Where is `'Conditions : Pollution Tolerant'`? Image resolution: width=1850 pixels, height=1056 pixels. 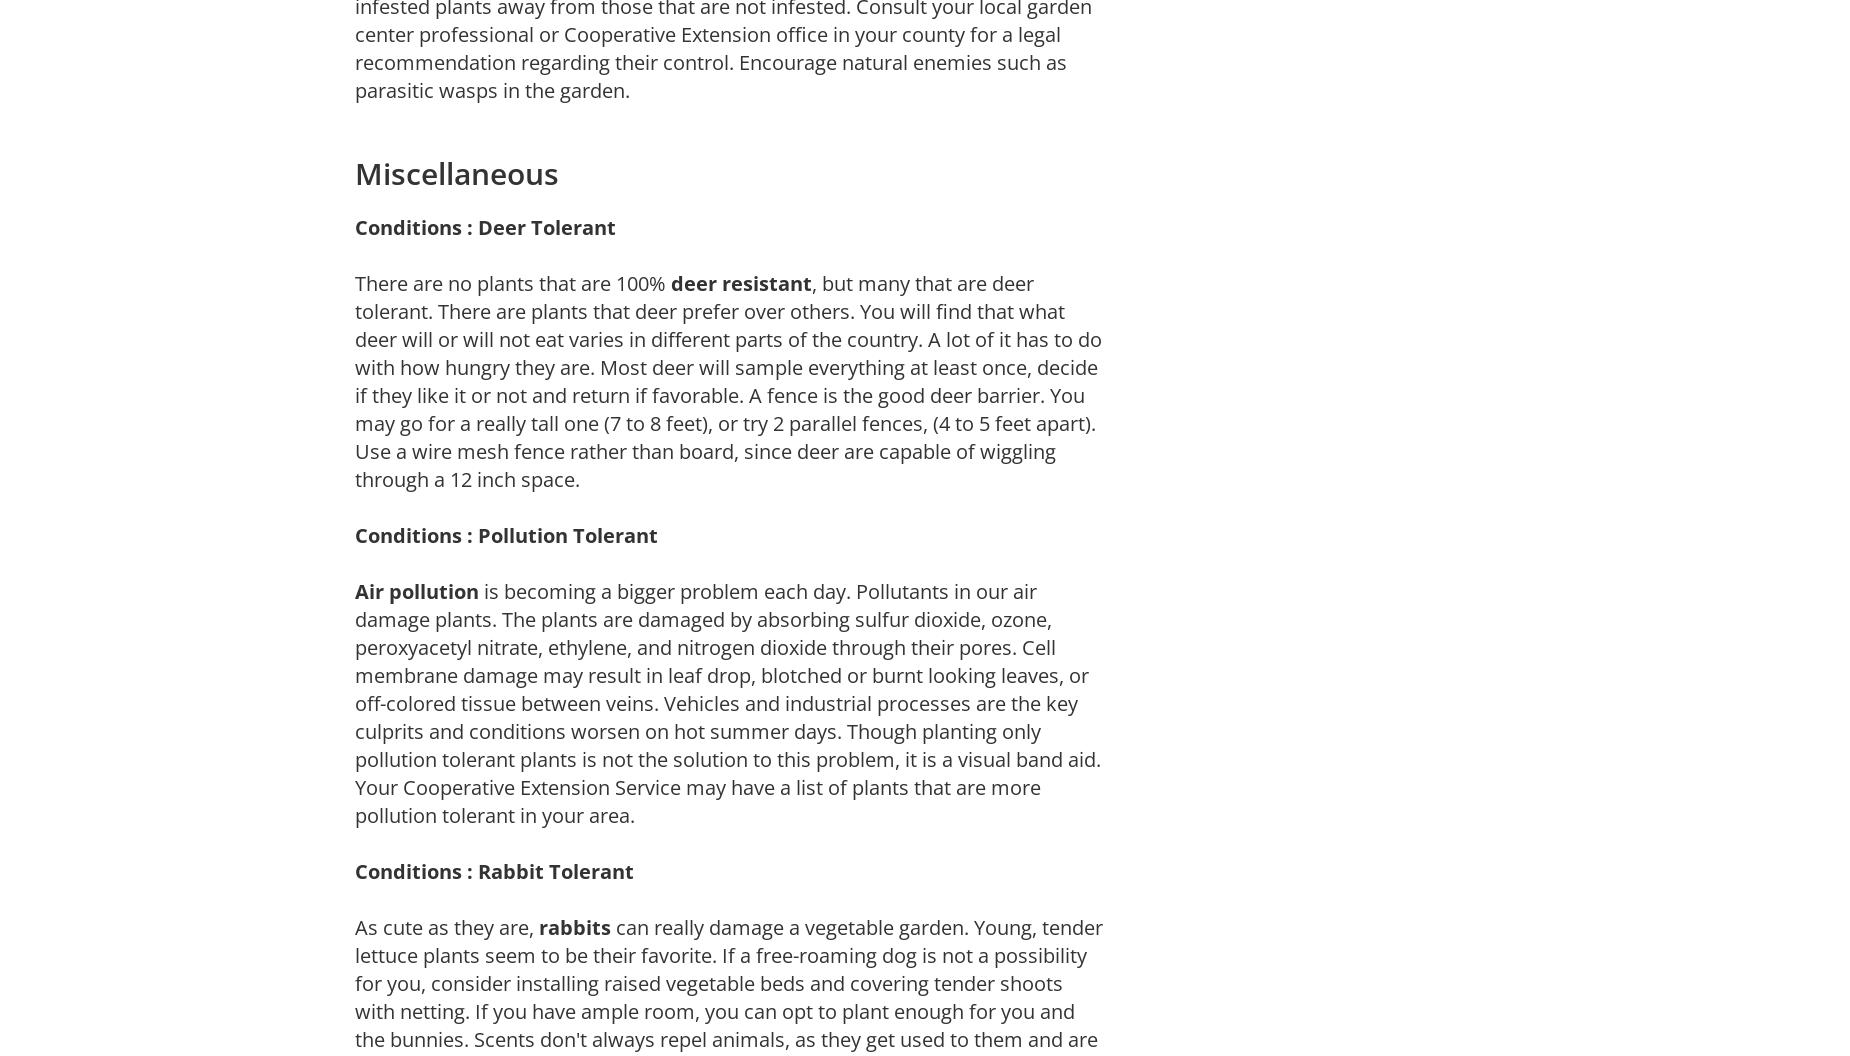
'Conditions : Pollution Tolerant' is located at coordinates (354, 534).